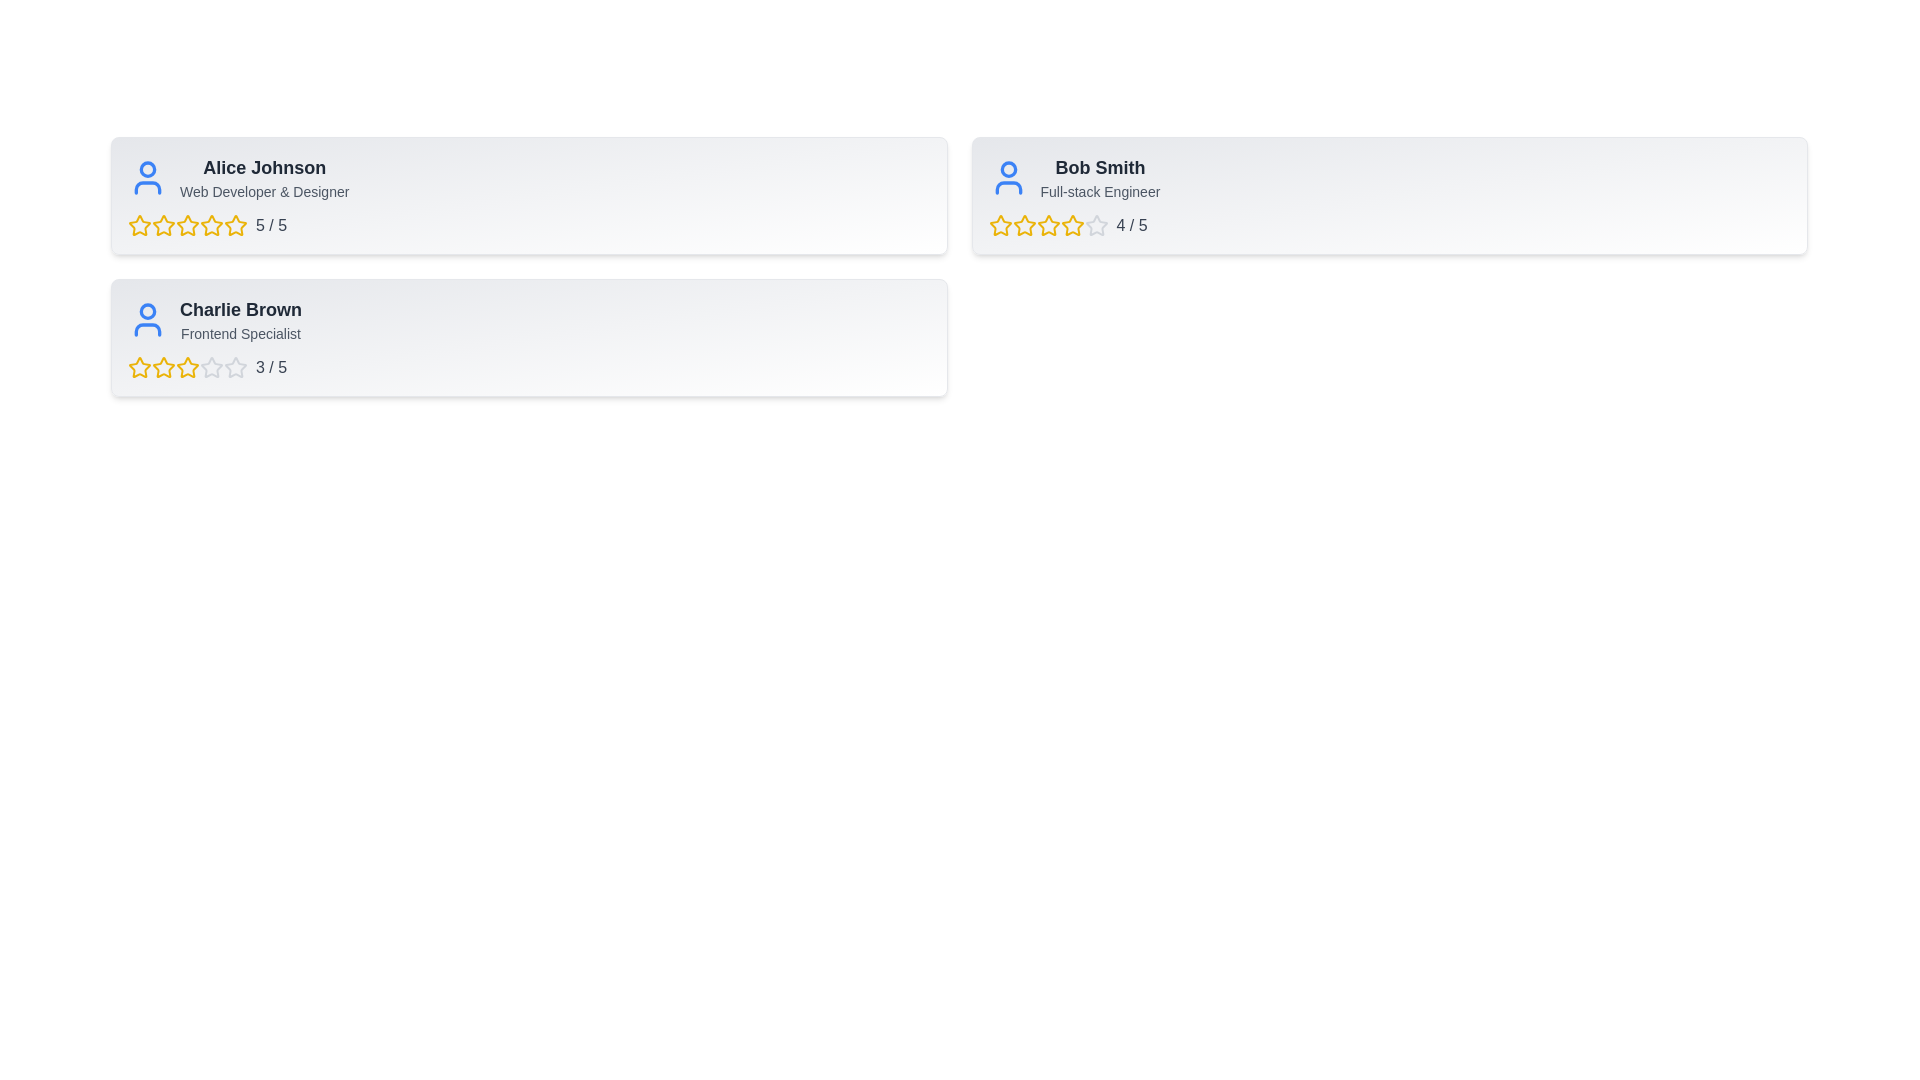 The width and height of the screenshot is (1920, 1080). Describe the element at coordinates (235, 225) in the screenshot. I see `the 5 star for the user Alice Johnson to set their rating` at that location.